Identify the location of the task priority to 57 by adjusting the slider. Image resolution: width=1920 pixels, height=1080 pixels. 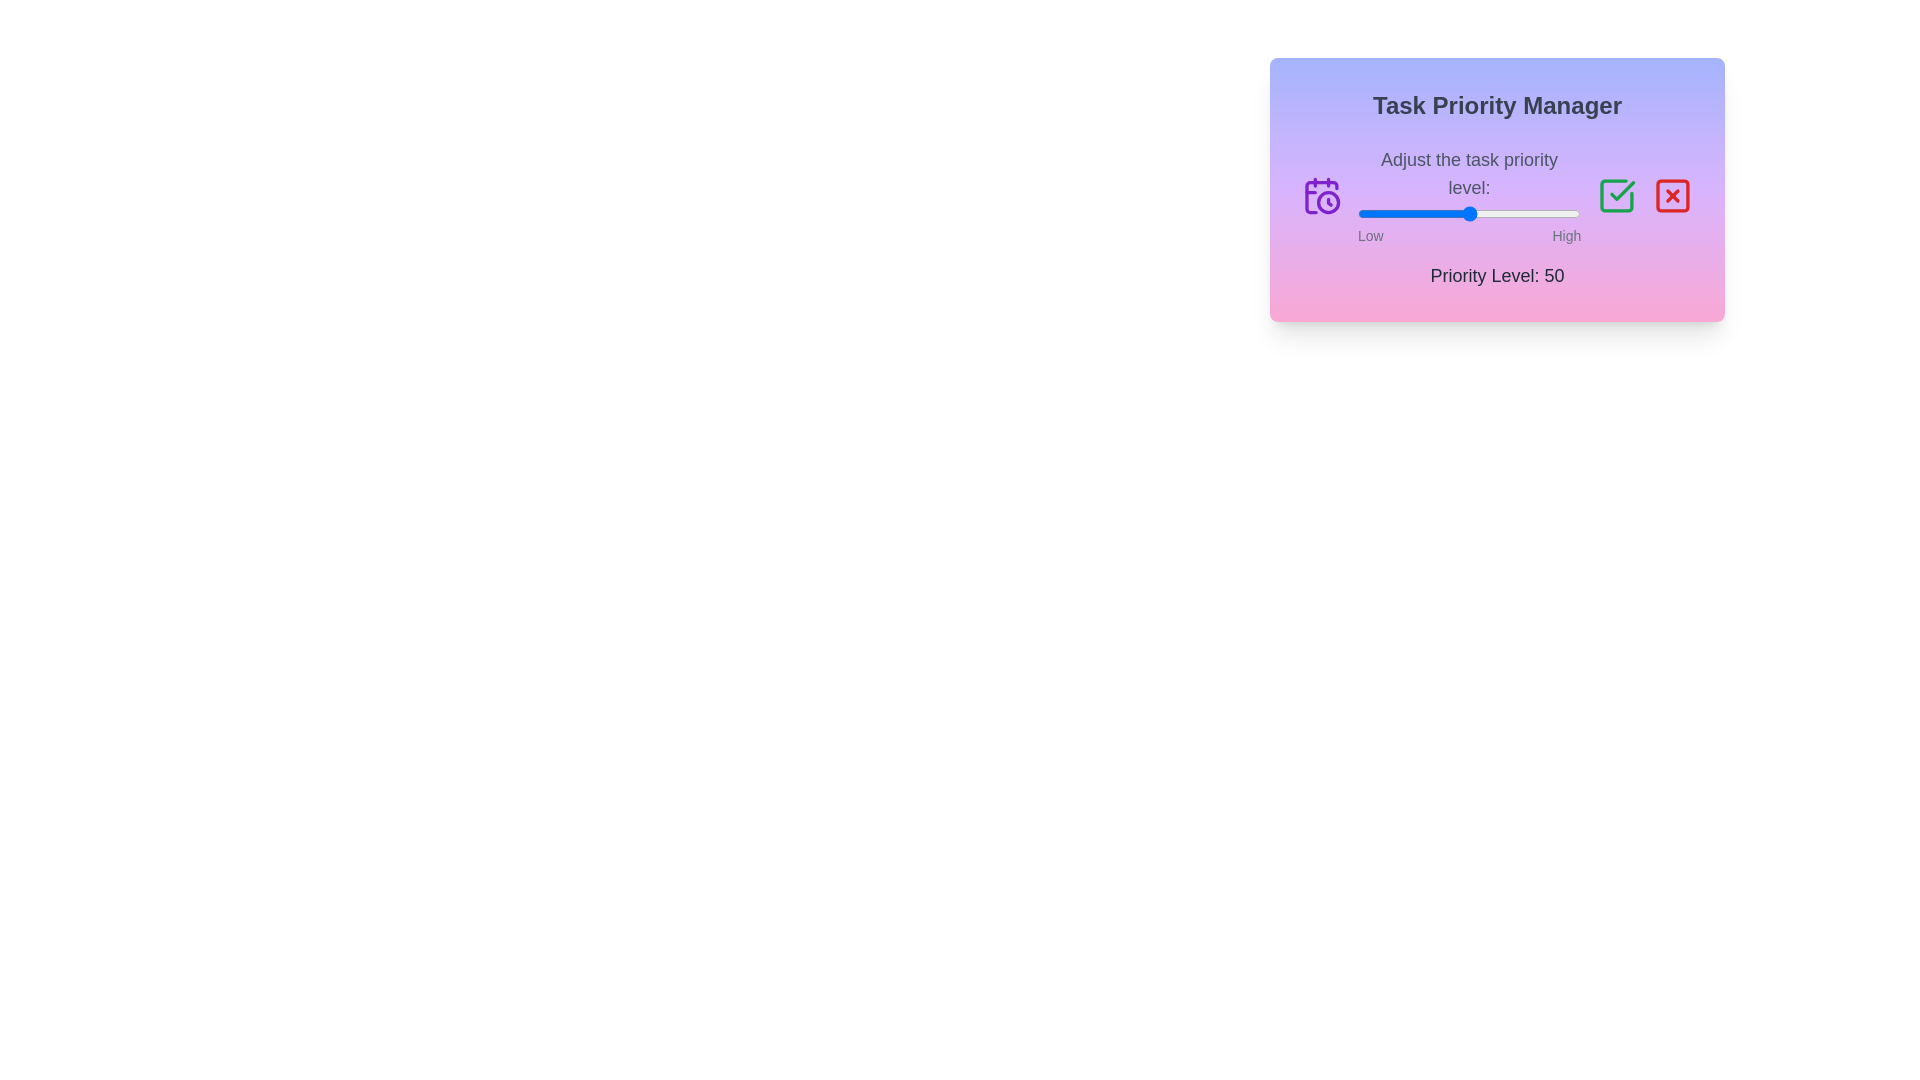
(1485, 213).